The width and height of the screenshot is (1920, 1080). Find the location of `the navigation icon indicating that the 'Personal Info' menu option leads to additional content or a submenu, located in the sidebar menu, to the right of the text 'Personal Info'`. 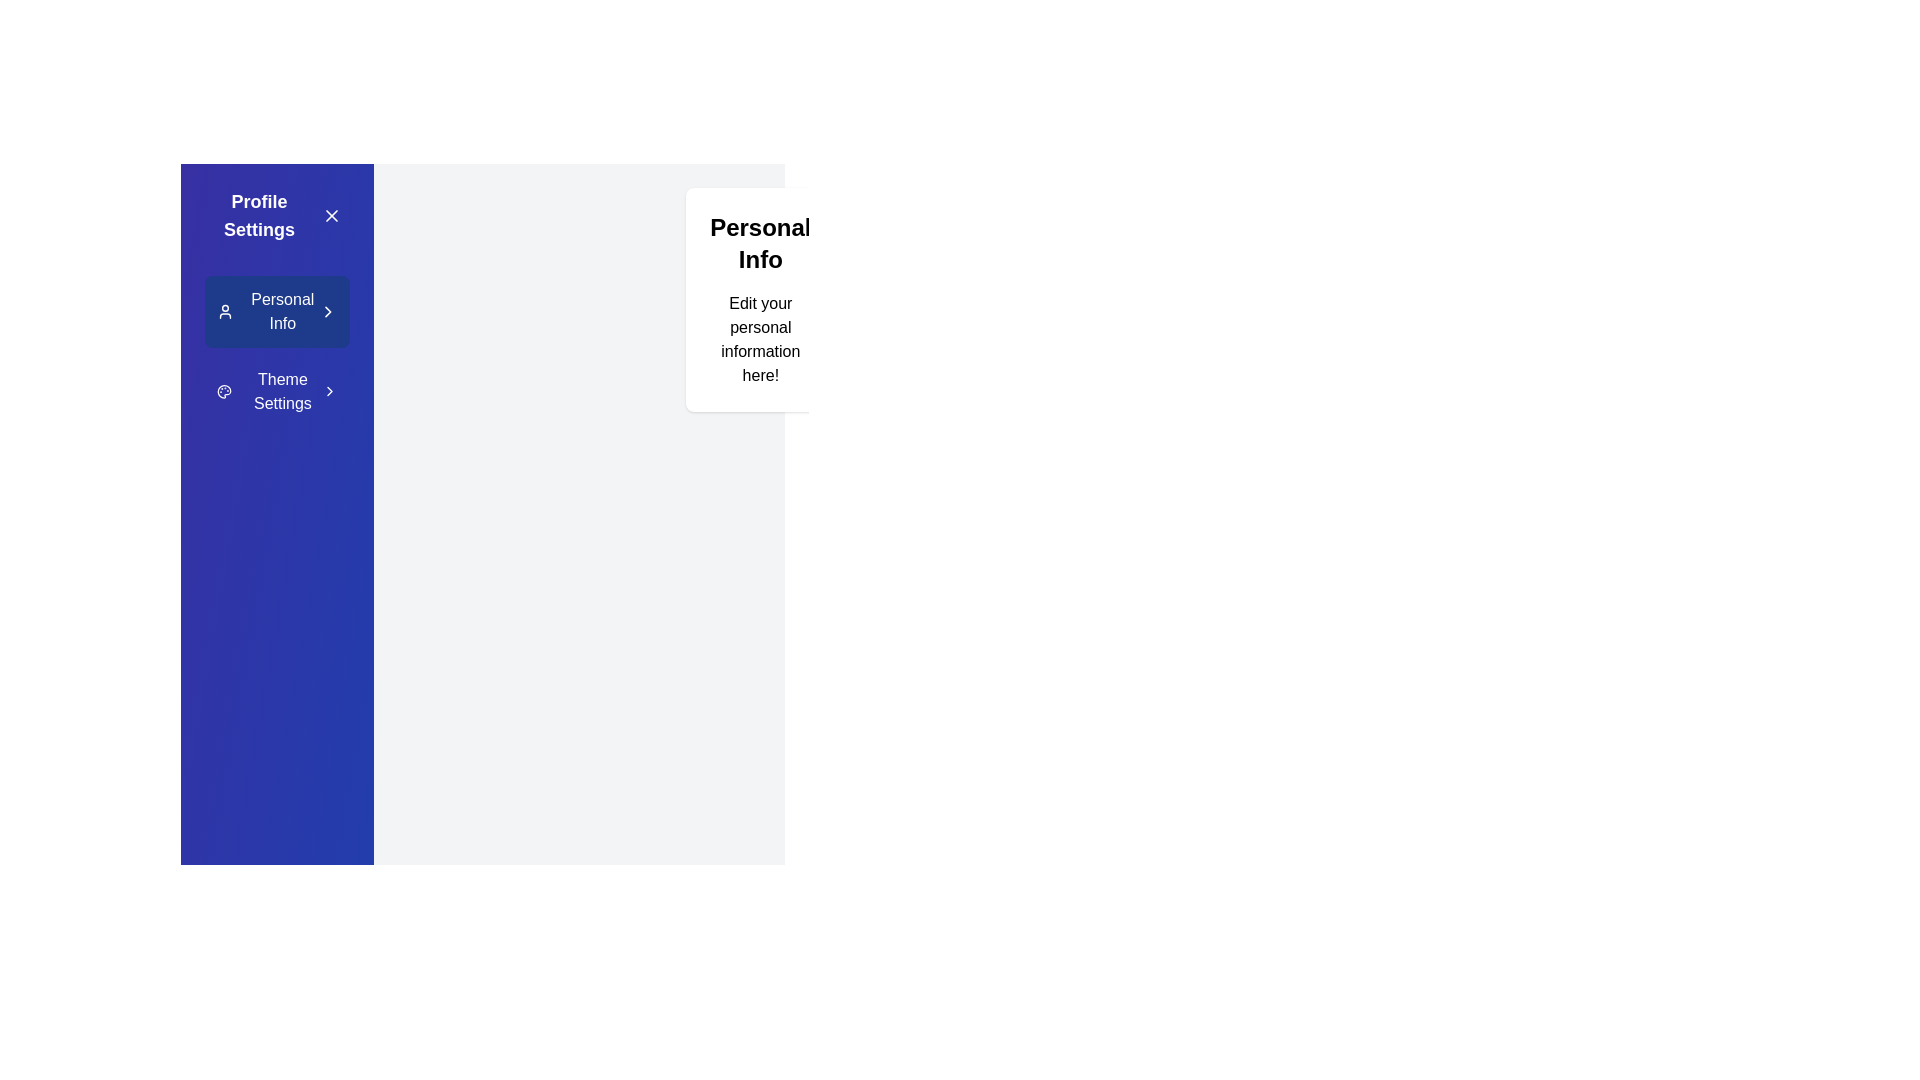

the navigation icon indicating that the 'Personal Info' menu option leads to additional content or a submenu, located in the sidebar menu, to the right of the text 'Personal Info' is located at coordinates (328, 312).